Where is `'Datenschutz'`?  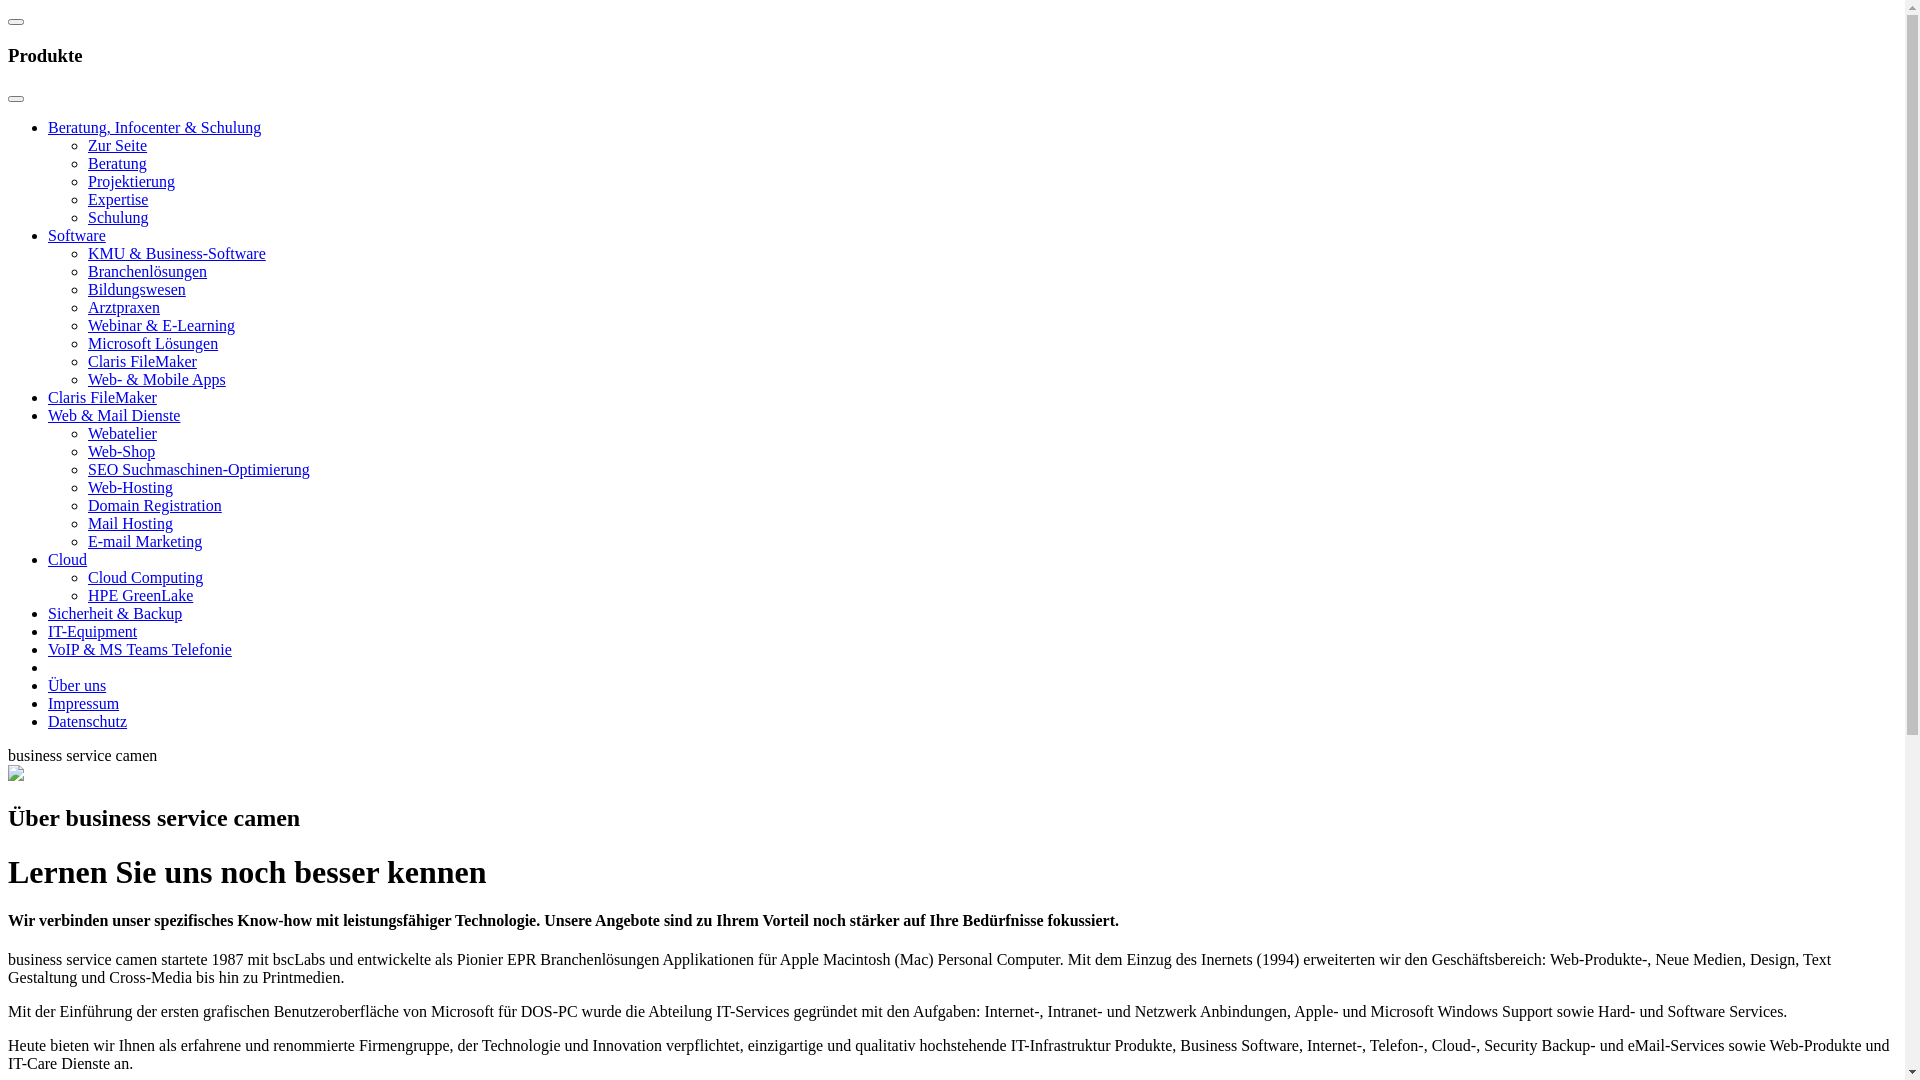 'Datenschutz' is located at coordinates (86, 721).